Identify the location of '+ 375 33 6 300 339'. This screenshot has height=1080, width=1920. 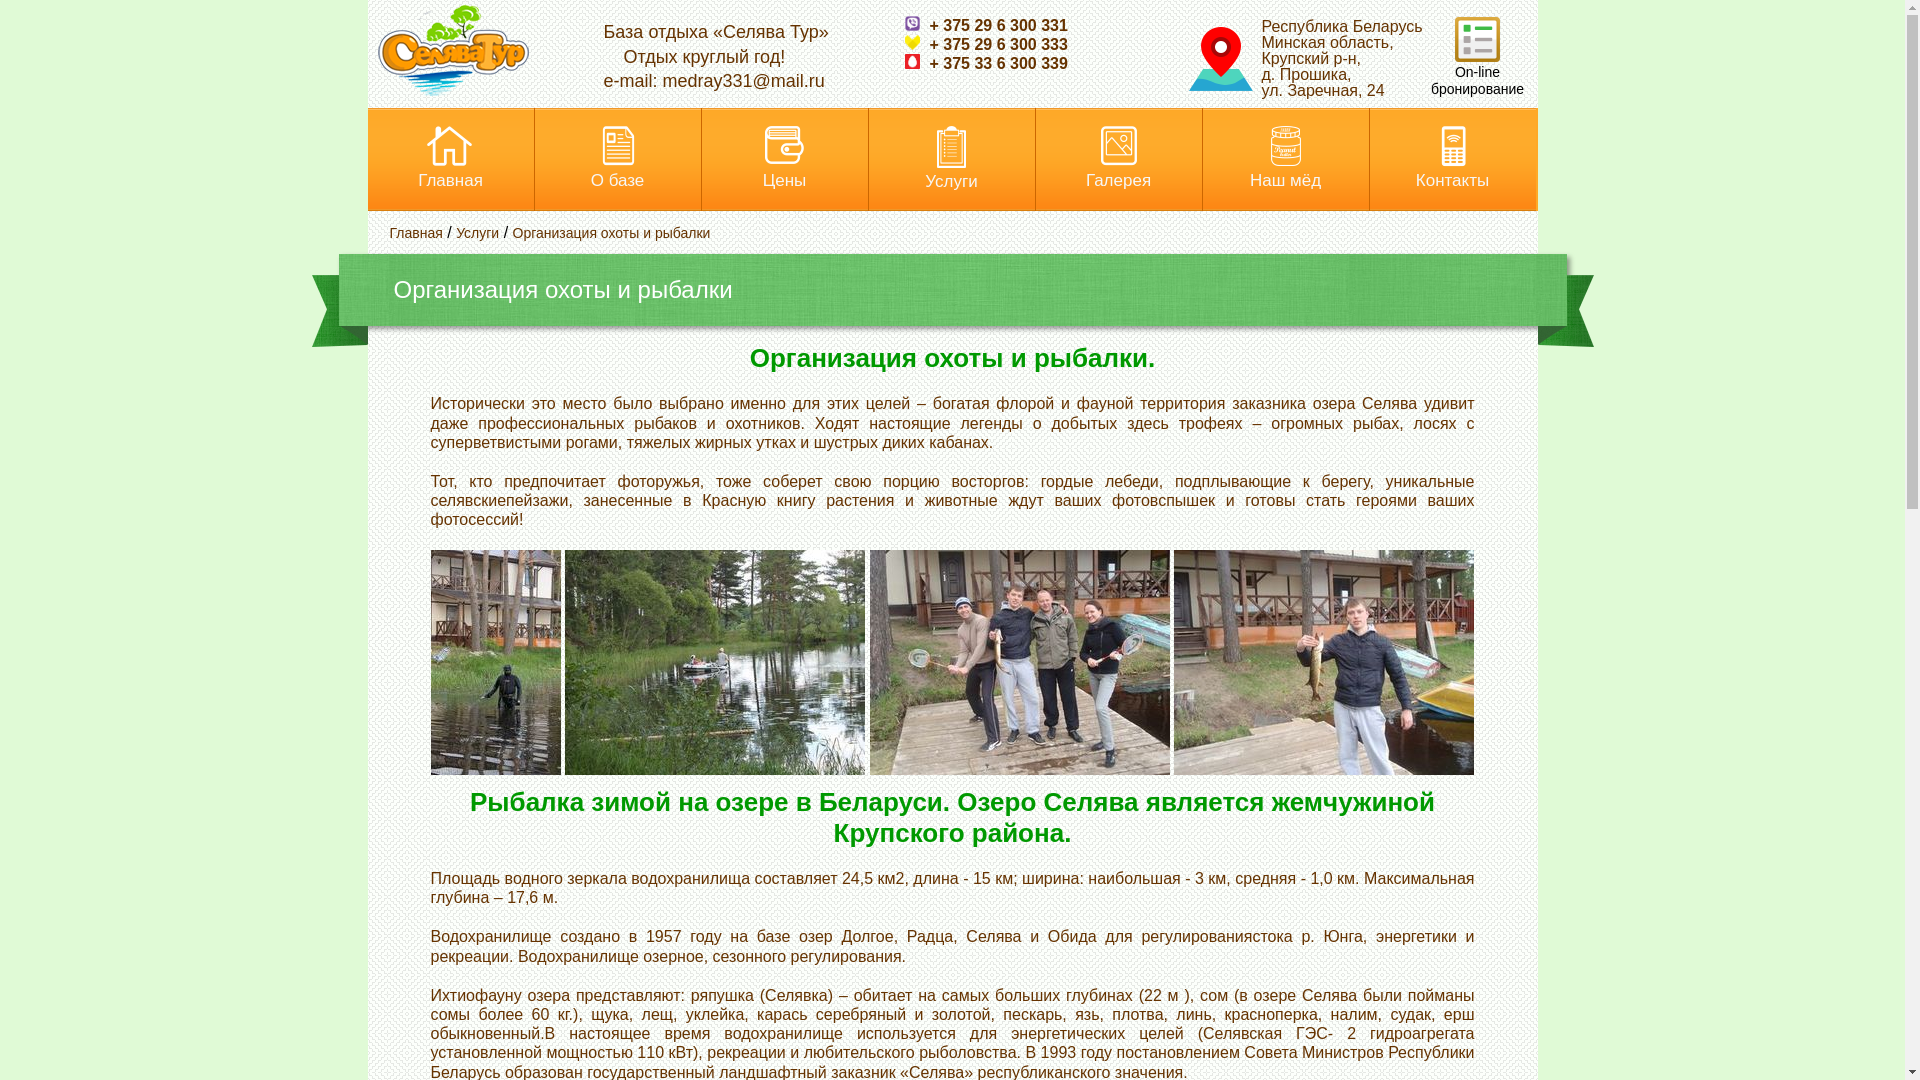
(985, 62).